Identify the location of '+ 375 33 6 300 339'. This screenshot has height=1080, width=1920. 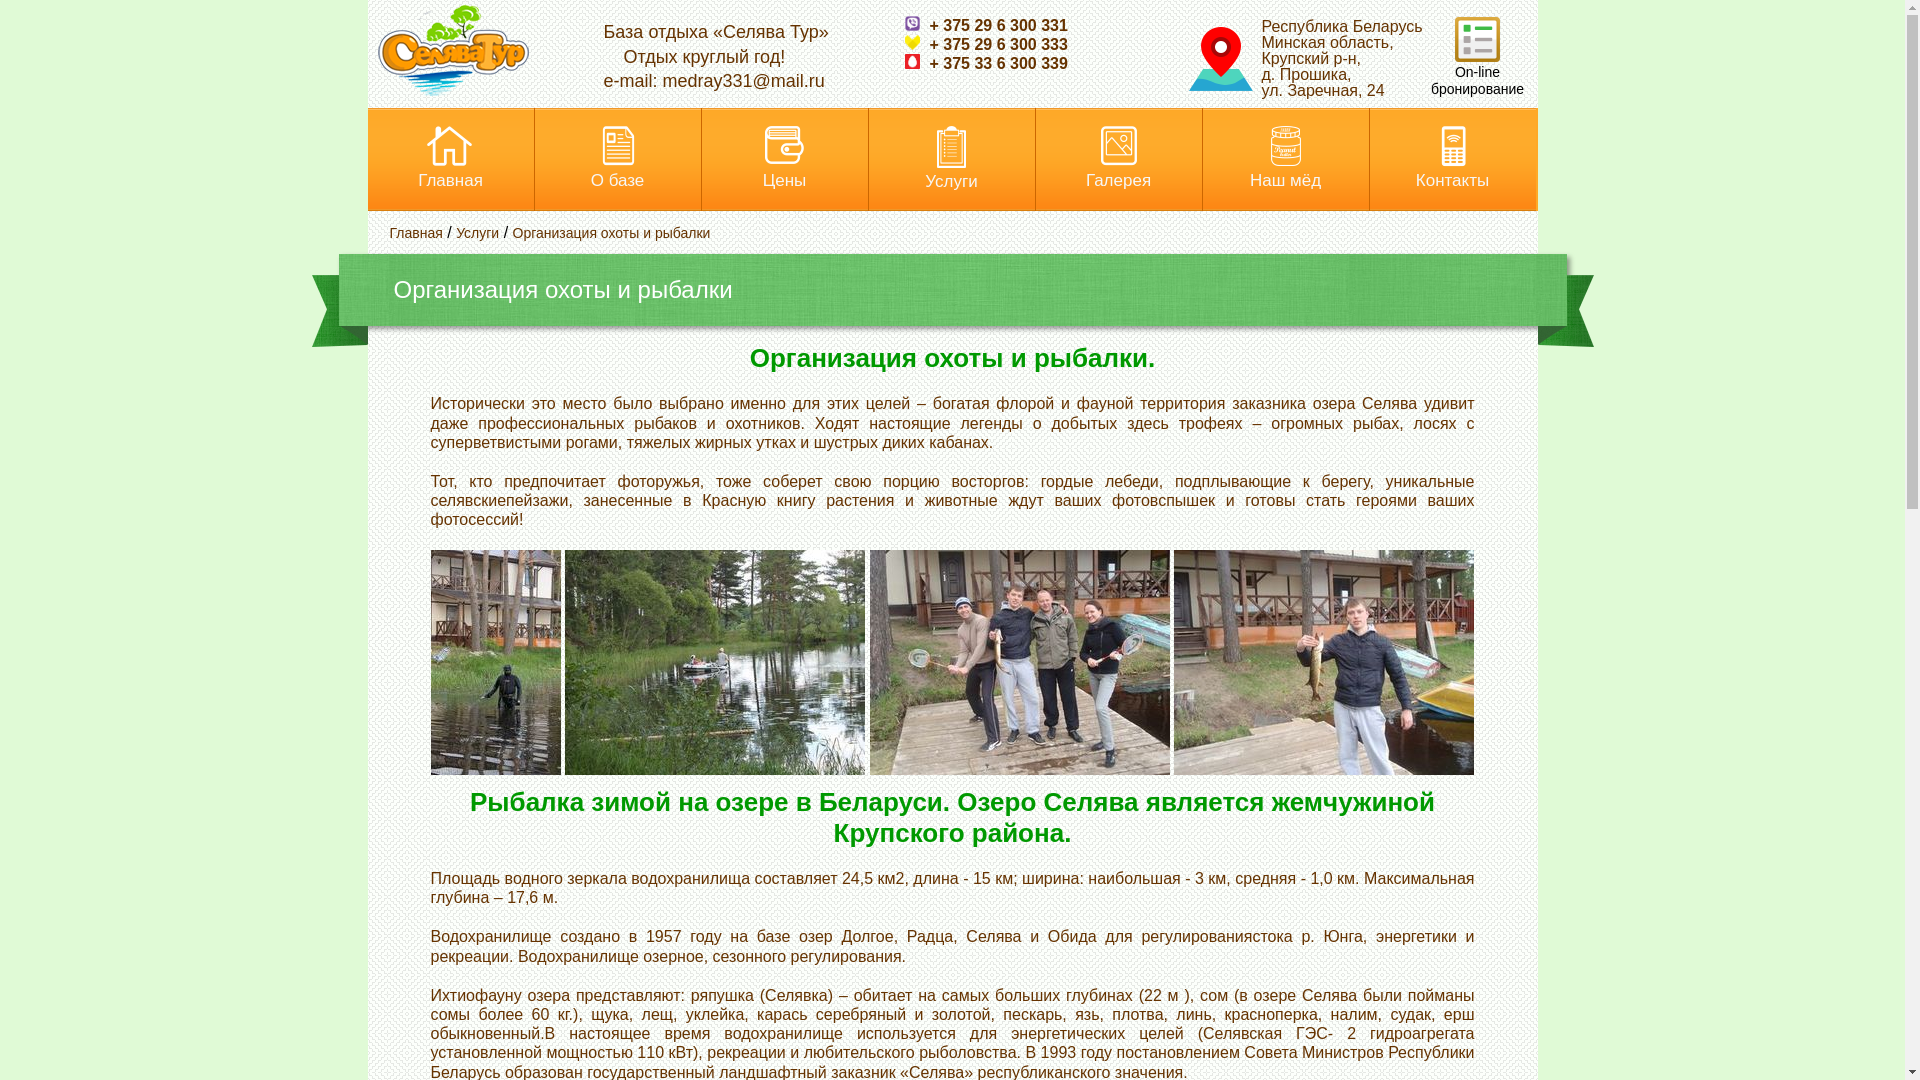
(985, 62).